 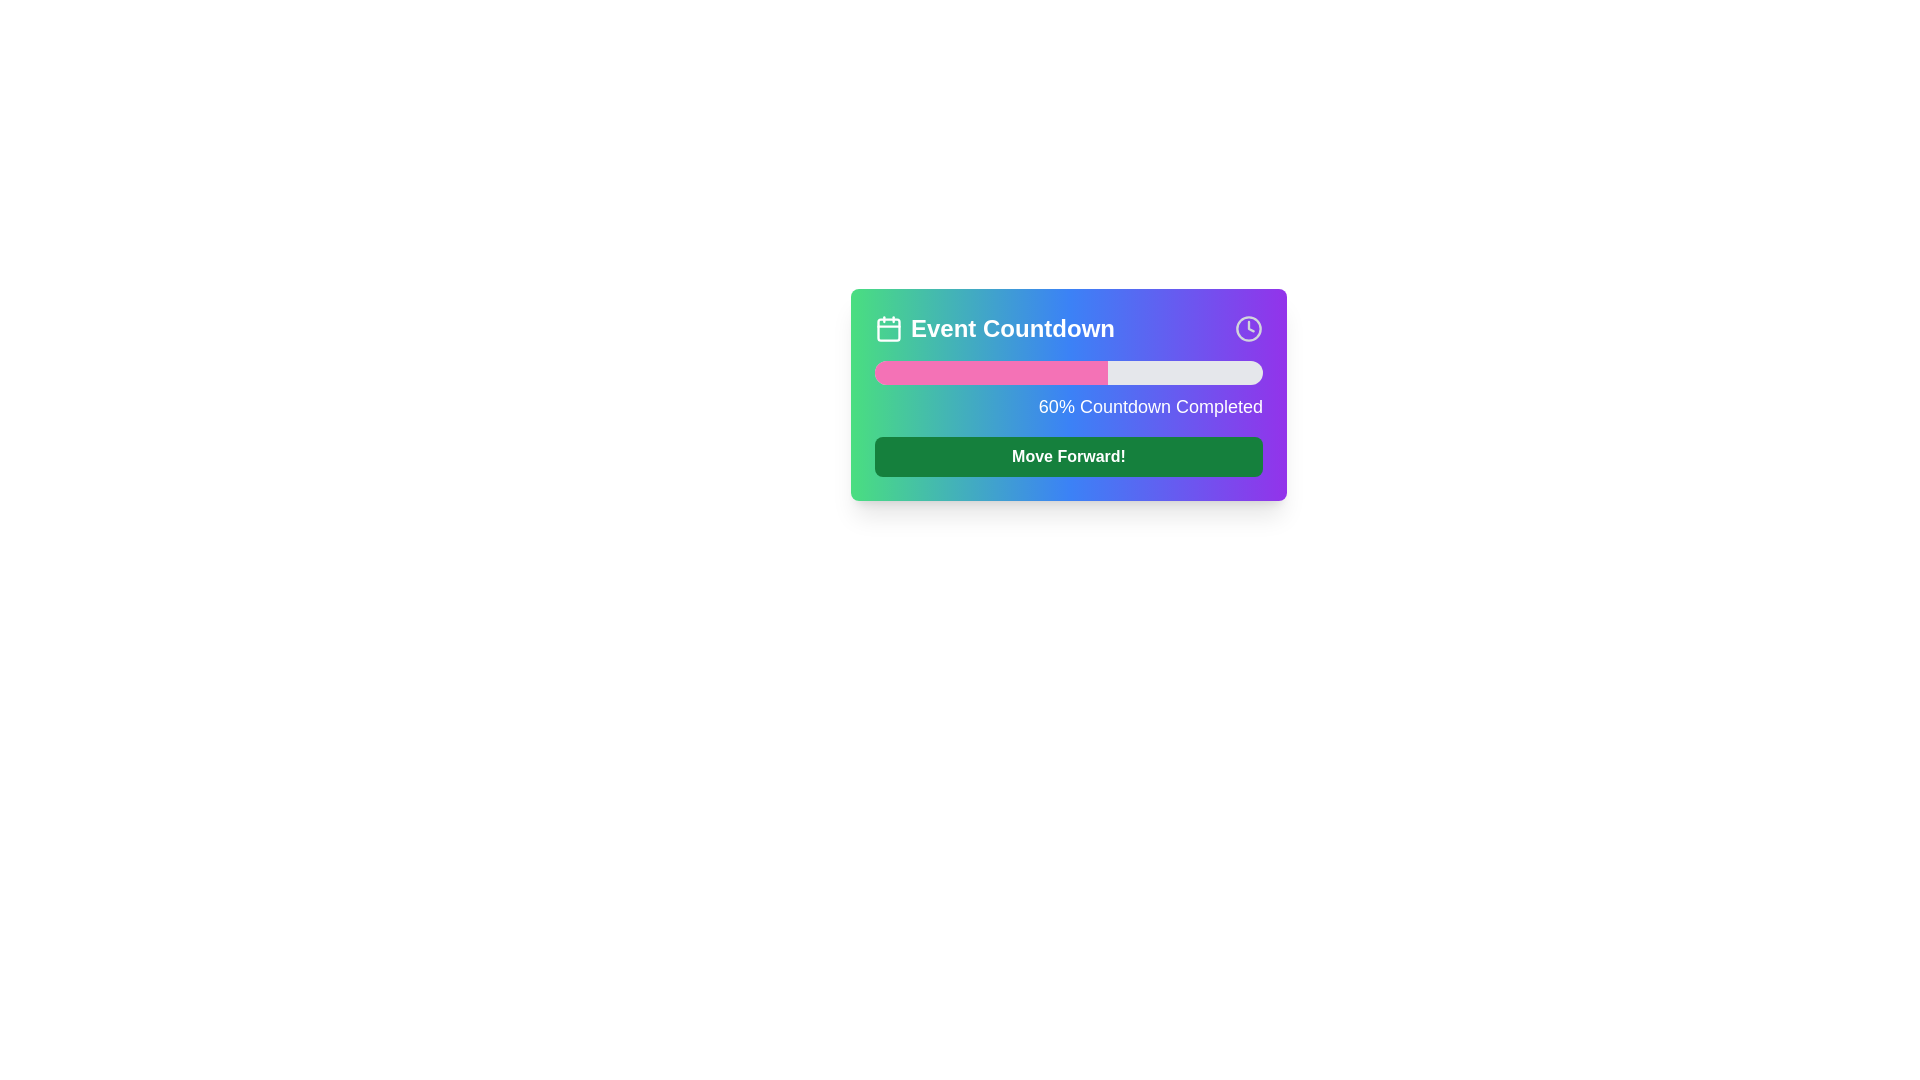 What do you see at coordinates (1068, 456) in the screenshot?
I see `the call-to-action button located at the bottom of the gradient-styled panel` at bounding box center [1068, 456].